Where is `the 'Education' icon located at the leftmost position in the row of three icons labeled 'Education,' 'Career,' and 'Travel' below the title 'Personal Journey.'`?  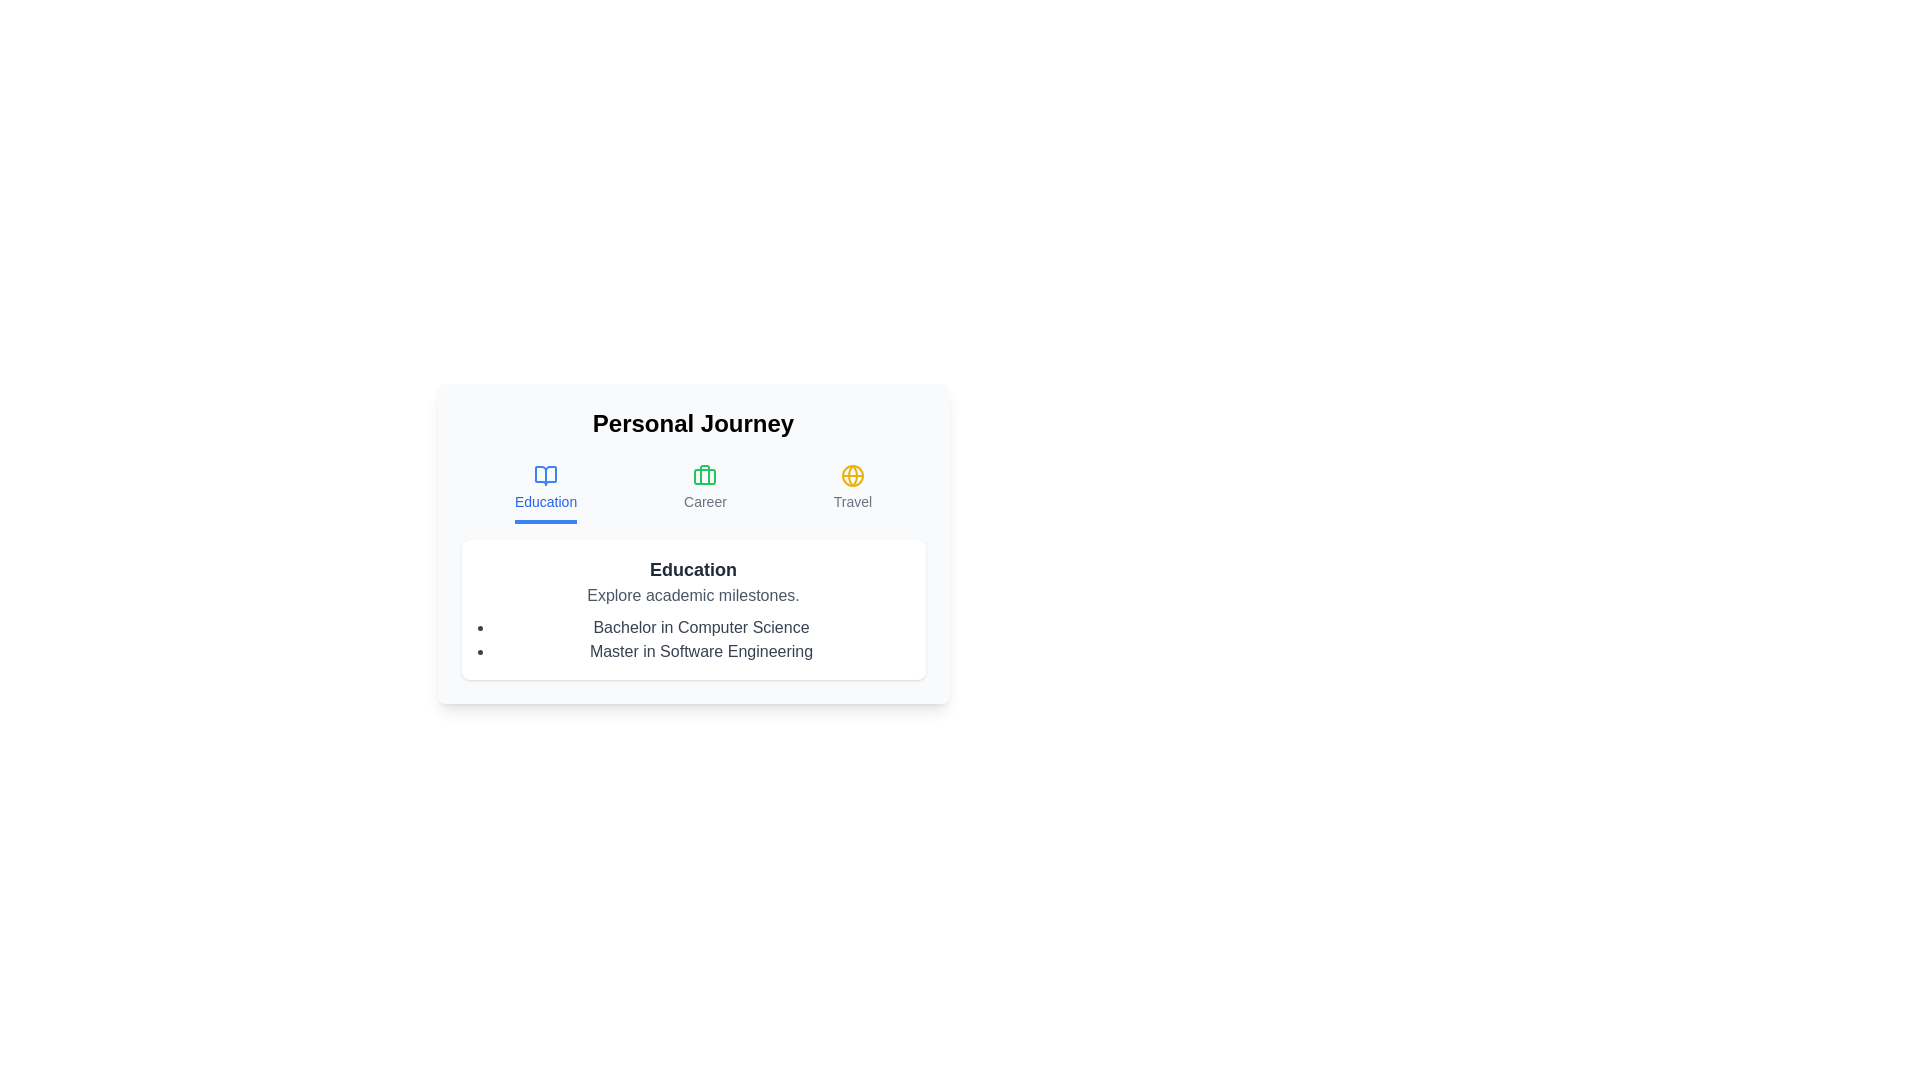
the 'Education' icon located at the leftmost position in the row of three icons labeled 'Education,' 'Career,' and 'Travel' below the title 'Personal Journey.' is located at coordinates (546, 475).